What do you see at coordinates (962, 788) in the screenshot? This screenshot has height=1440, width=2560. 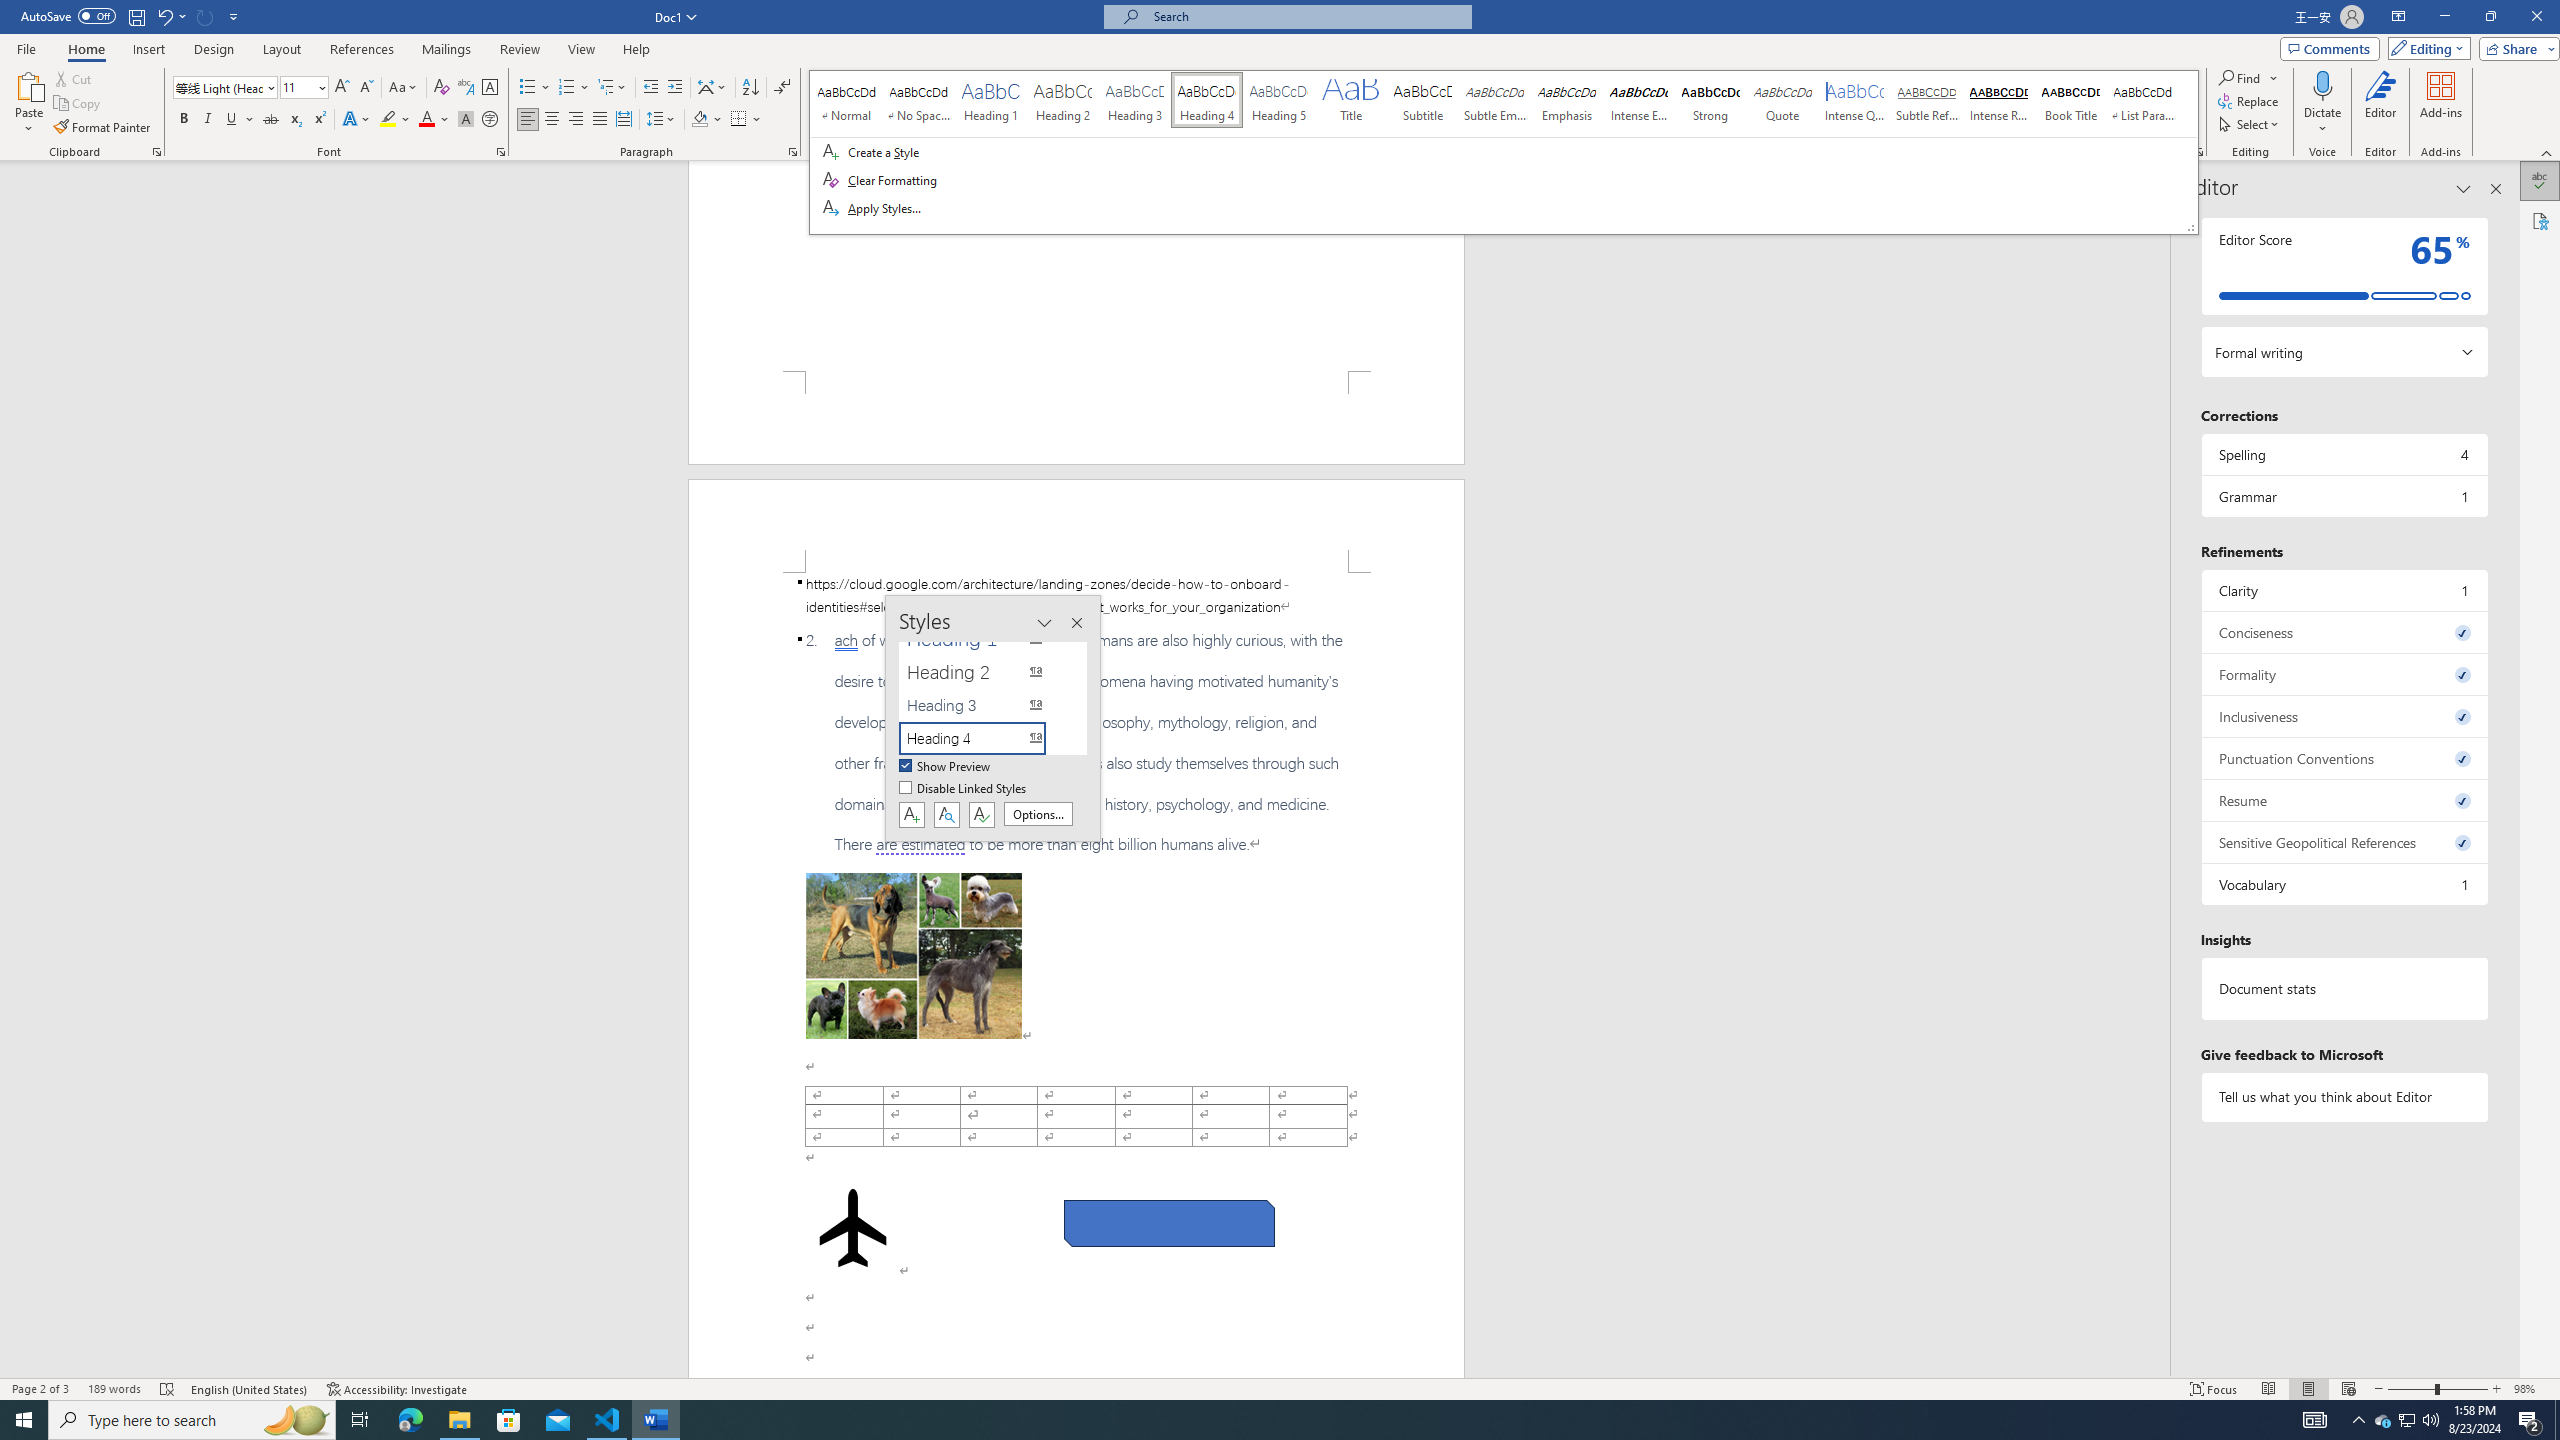 I see `'Disable Linked Styles'` at bounding box center [962, 788].